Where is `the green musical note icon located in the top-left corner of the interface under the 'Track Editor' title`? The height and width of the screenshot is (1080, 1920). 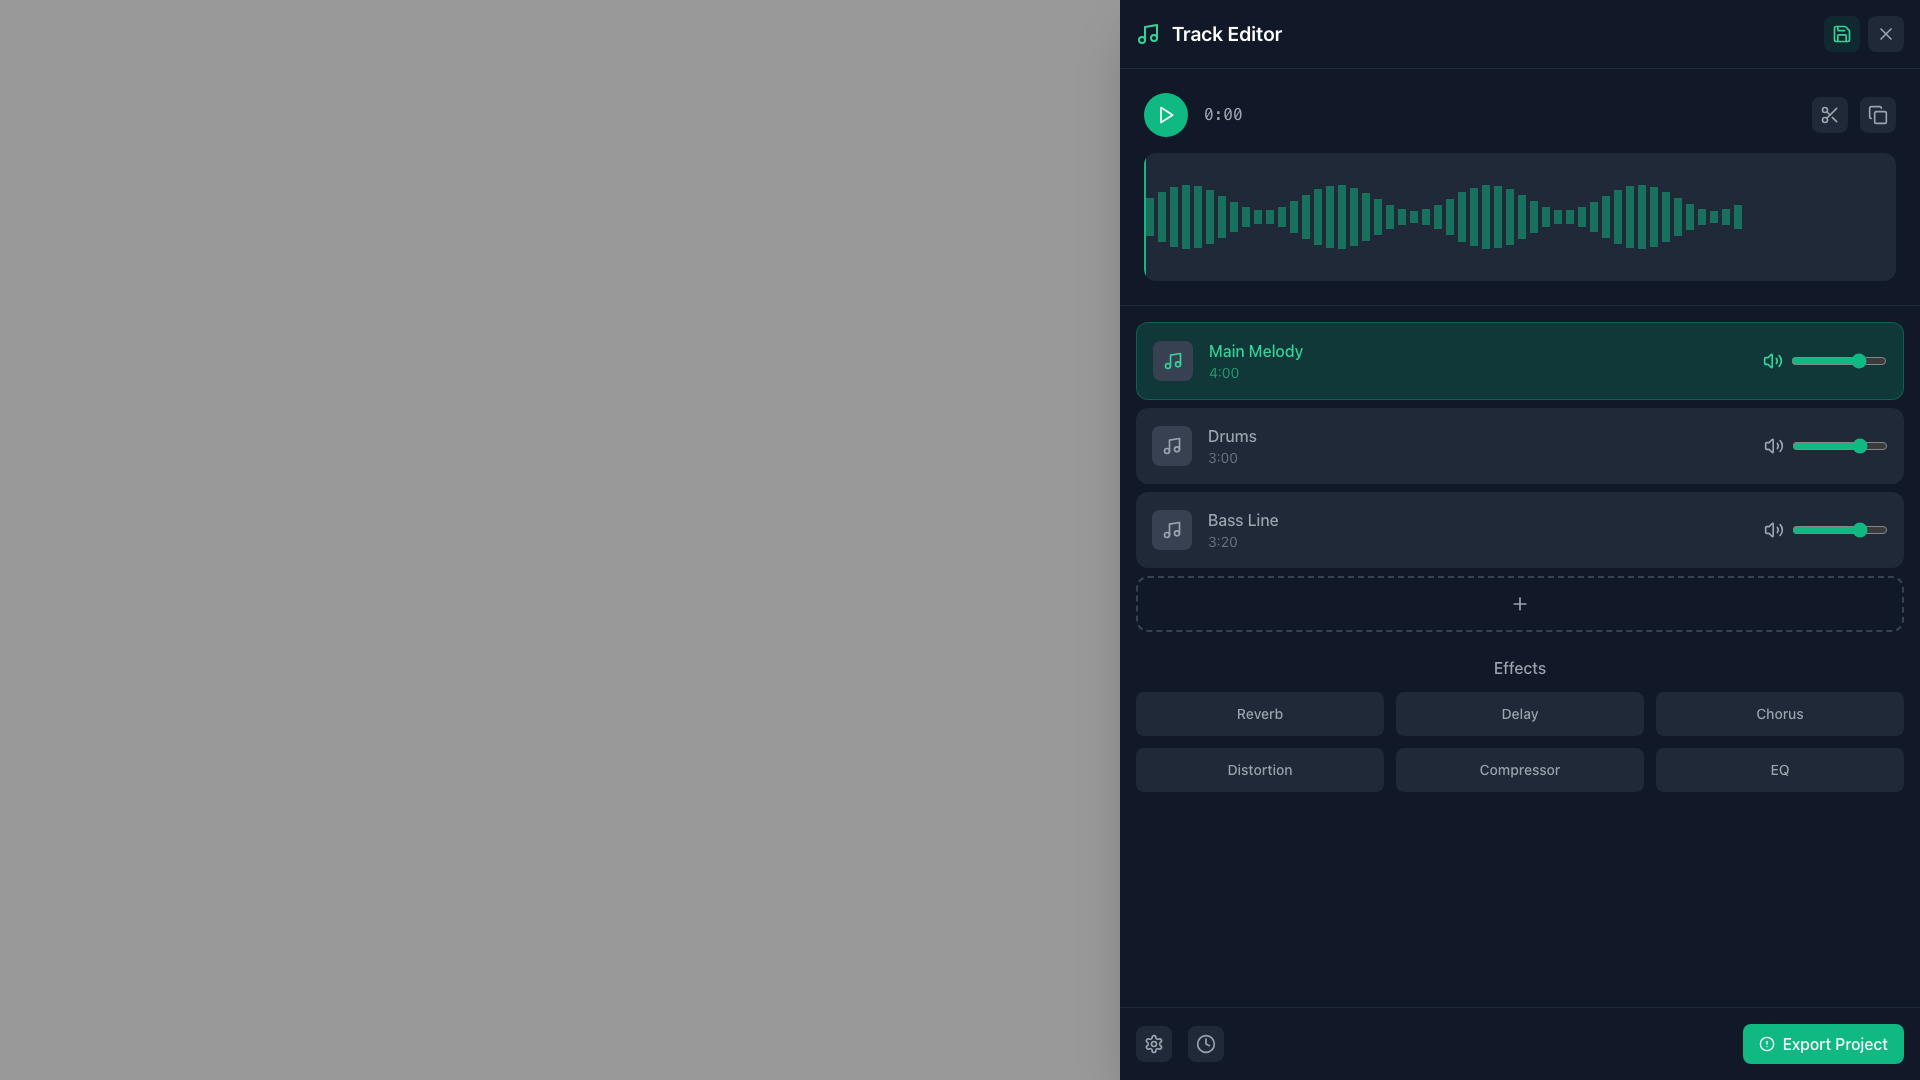
the green musical note icon located in the top-left corner of the interface under the 'Track Editor' title is located at coordinates (1151, 31).